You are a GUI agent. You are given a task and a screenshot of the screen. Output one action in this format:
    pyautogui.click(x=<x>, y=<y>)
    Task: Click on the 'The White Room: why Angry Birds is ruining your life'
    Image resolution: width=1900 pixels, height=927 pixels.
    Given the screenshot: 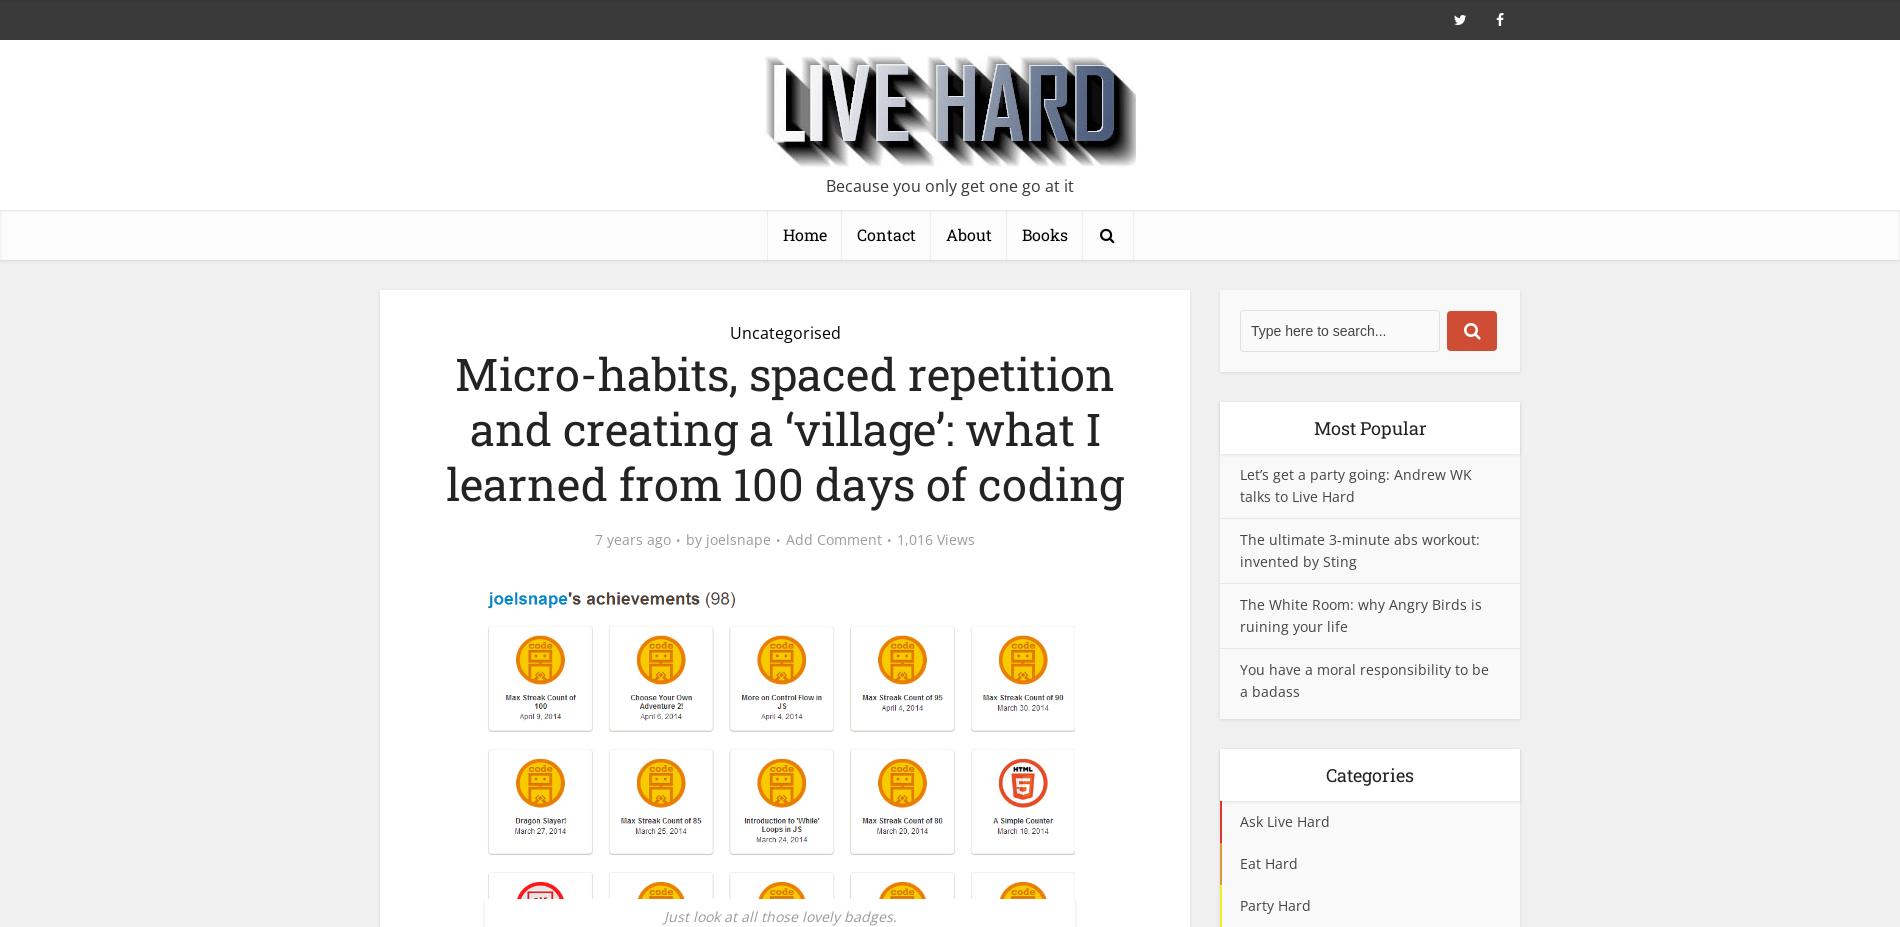 What is the action you would take?
    pyautogui.click(x=1359, y=615)
    